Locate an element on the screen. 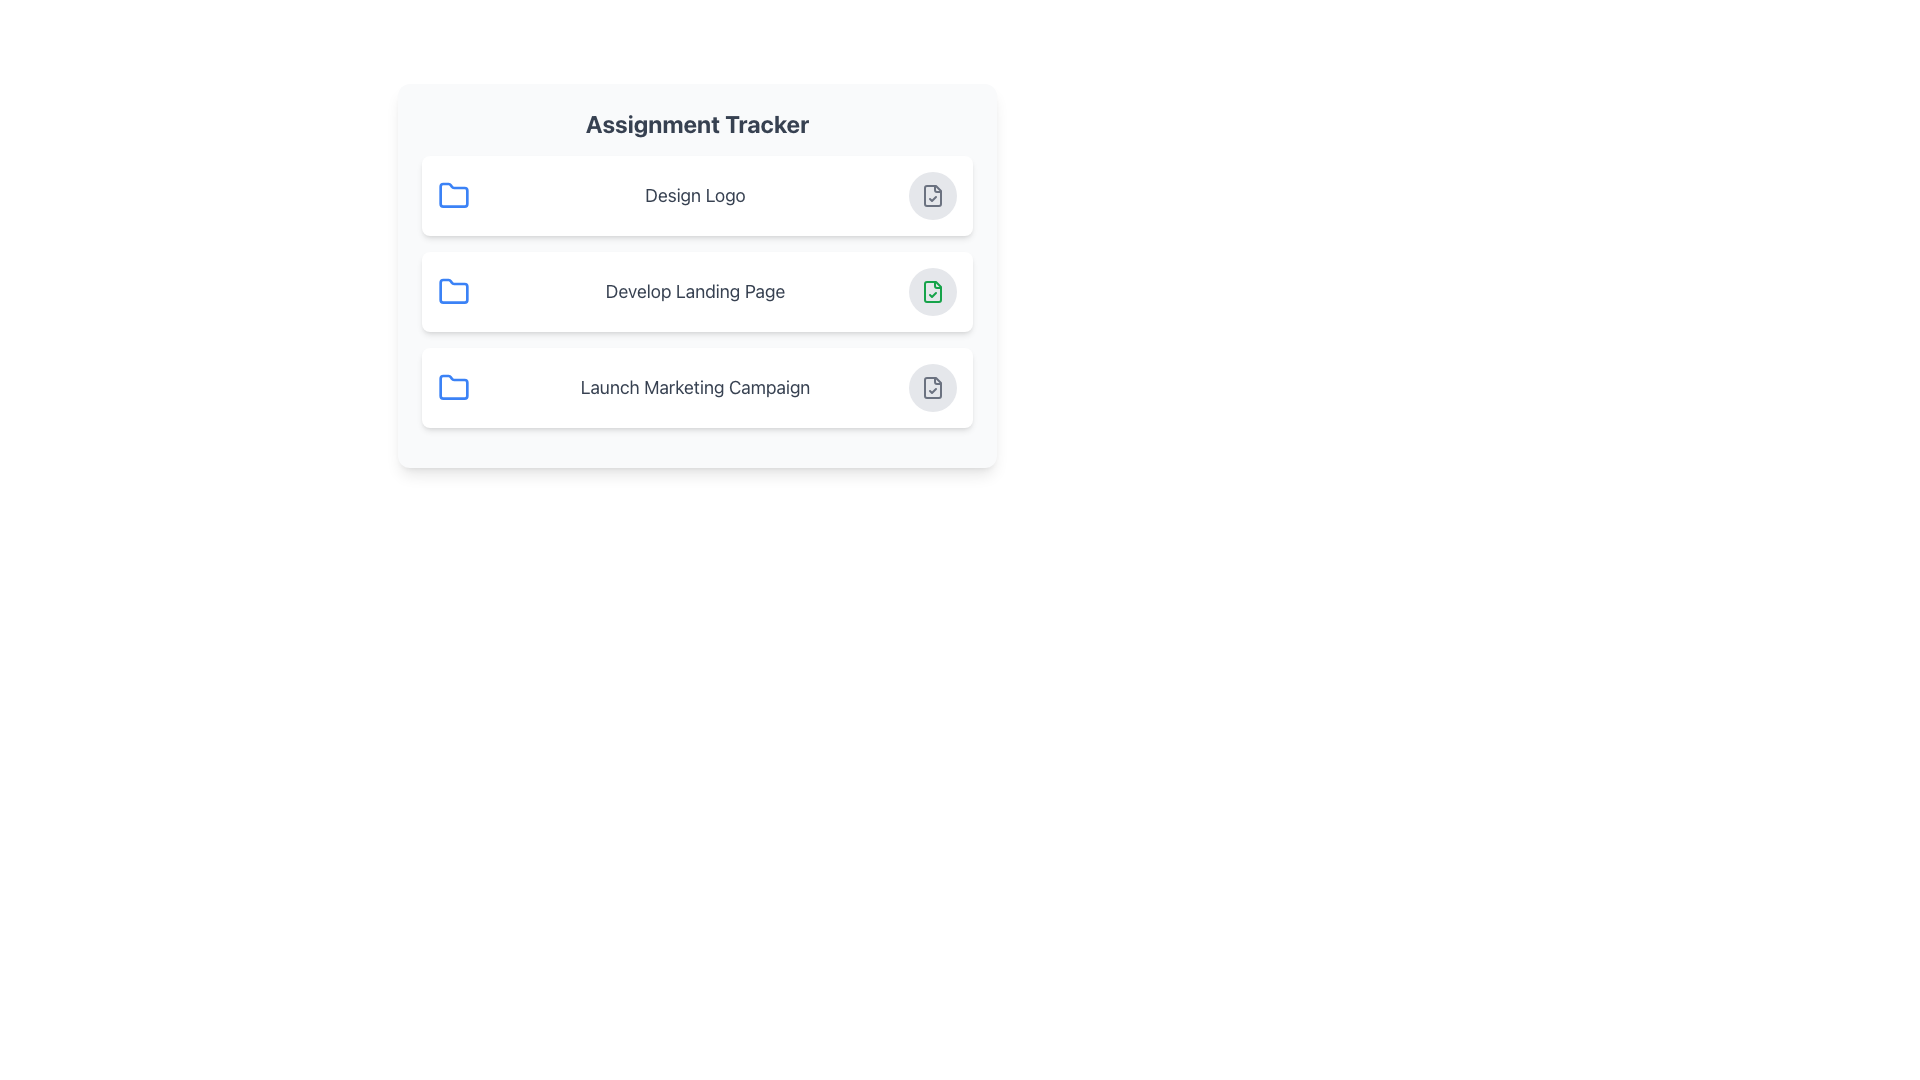 The width and height of the screenshot is (1920, 1080). the circular gray button with a green checkmark over a document icon is located at coordinates (931, 292).